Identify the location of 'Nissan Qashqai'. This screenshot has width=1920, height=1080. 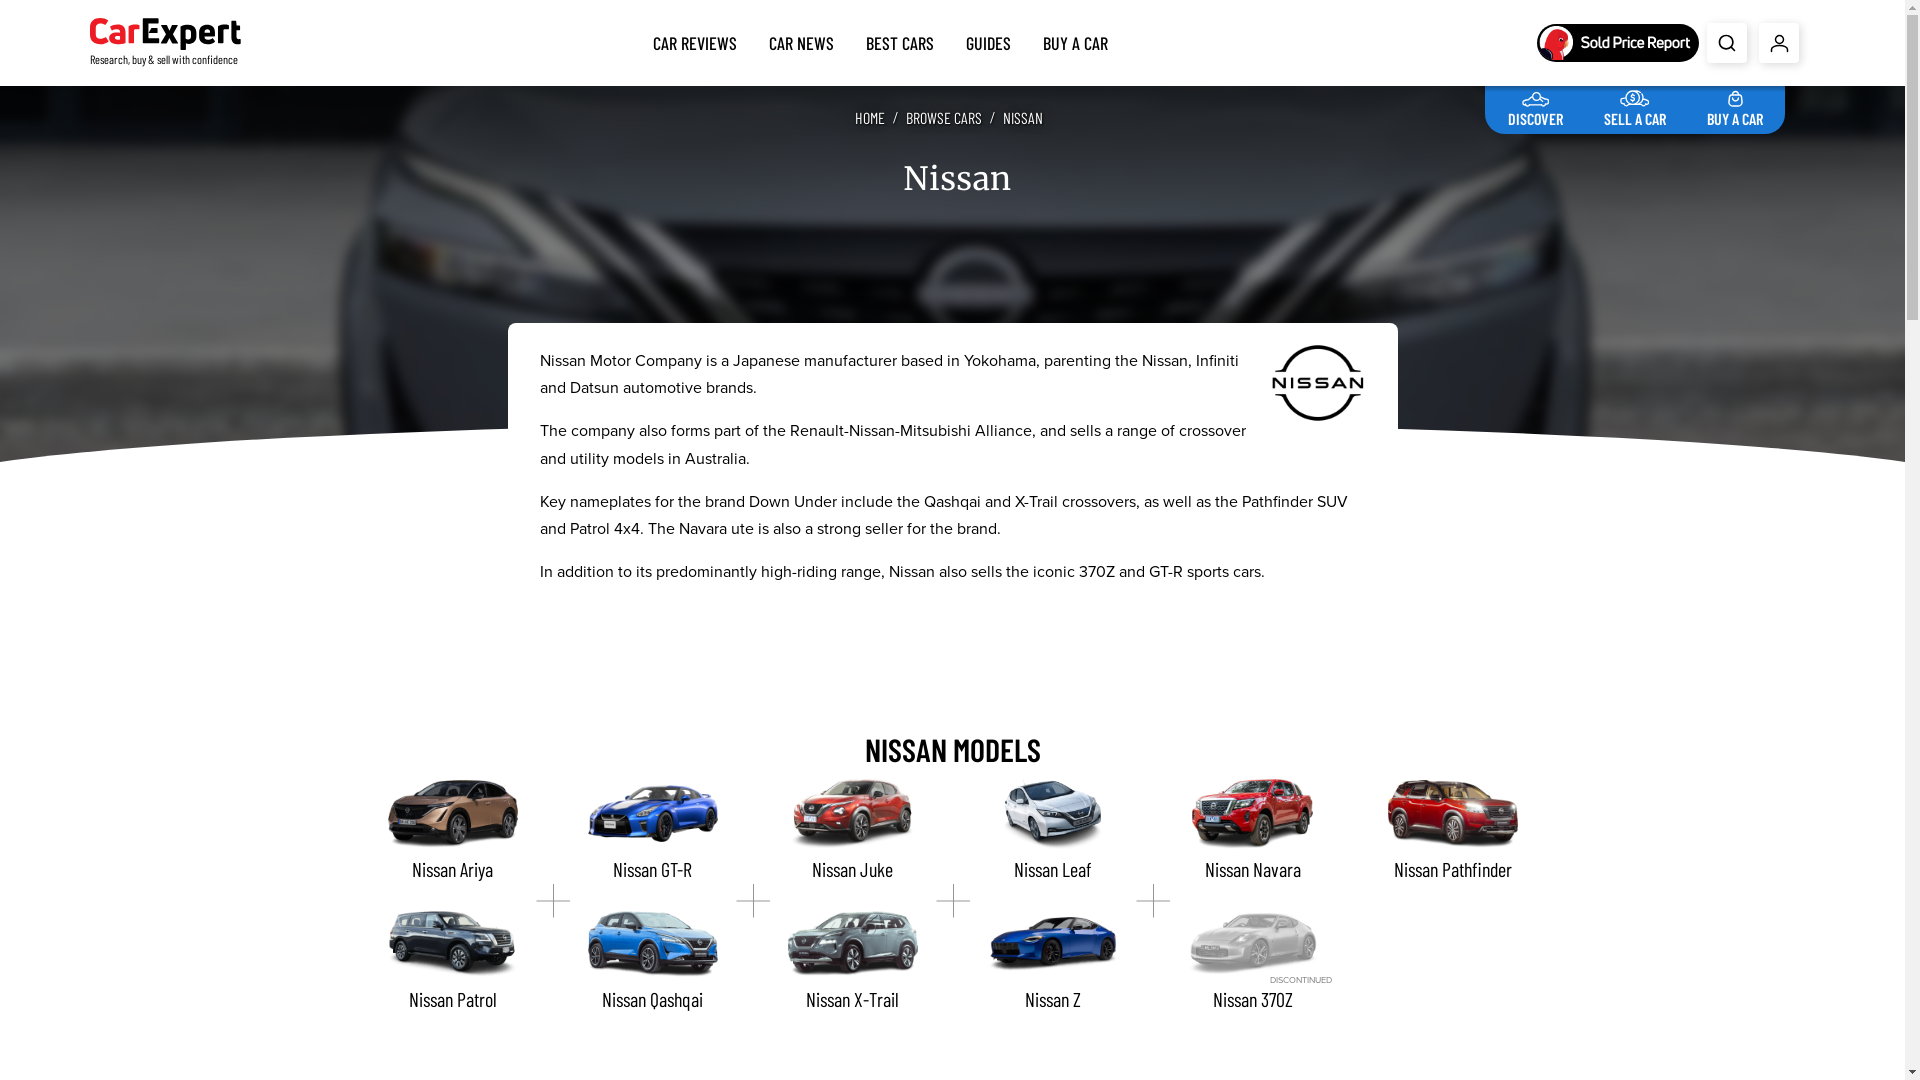
(652, 959).